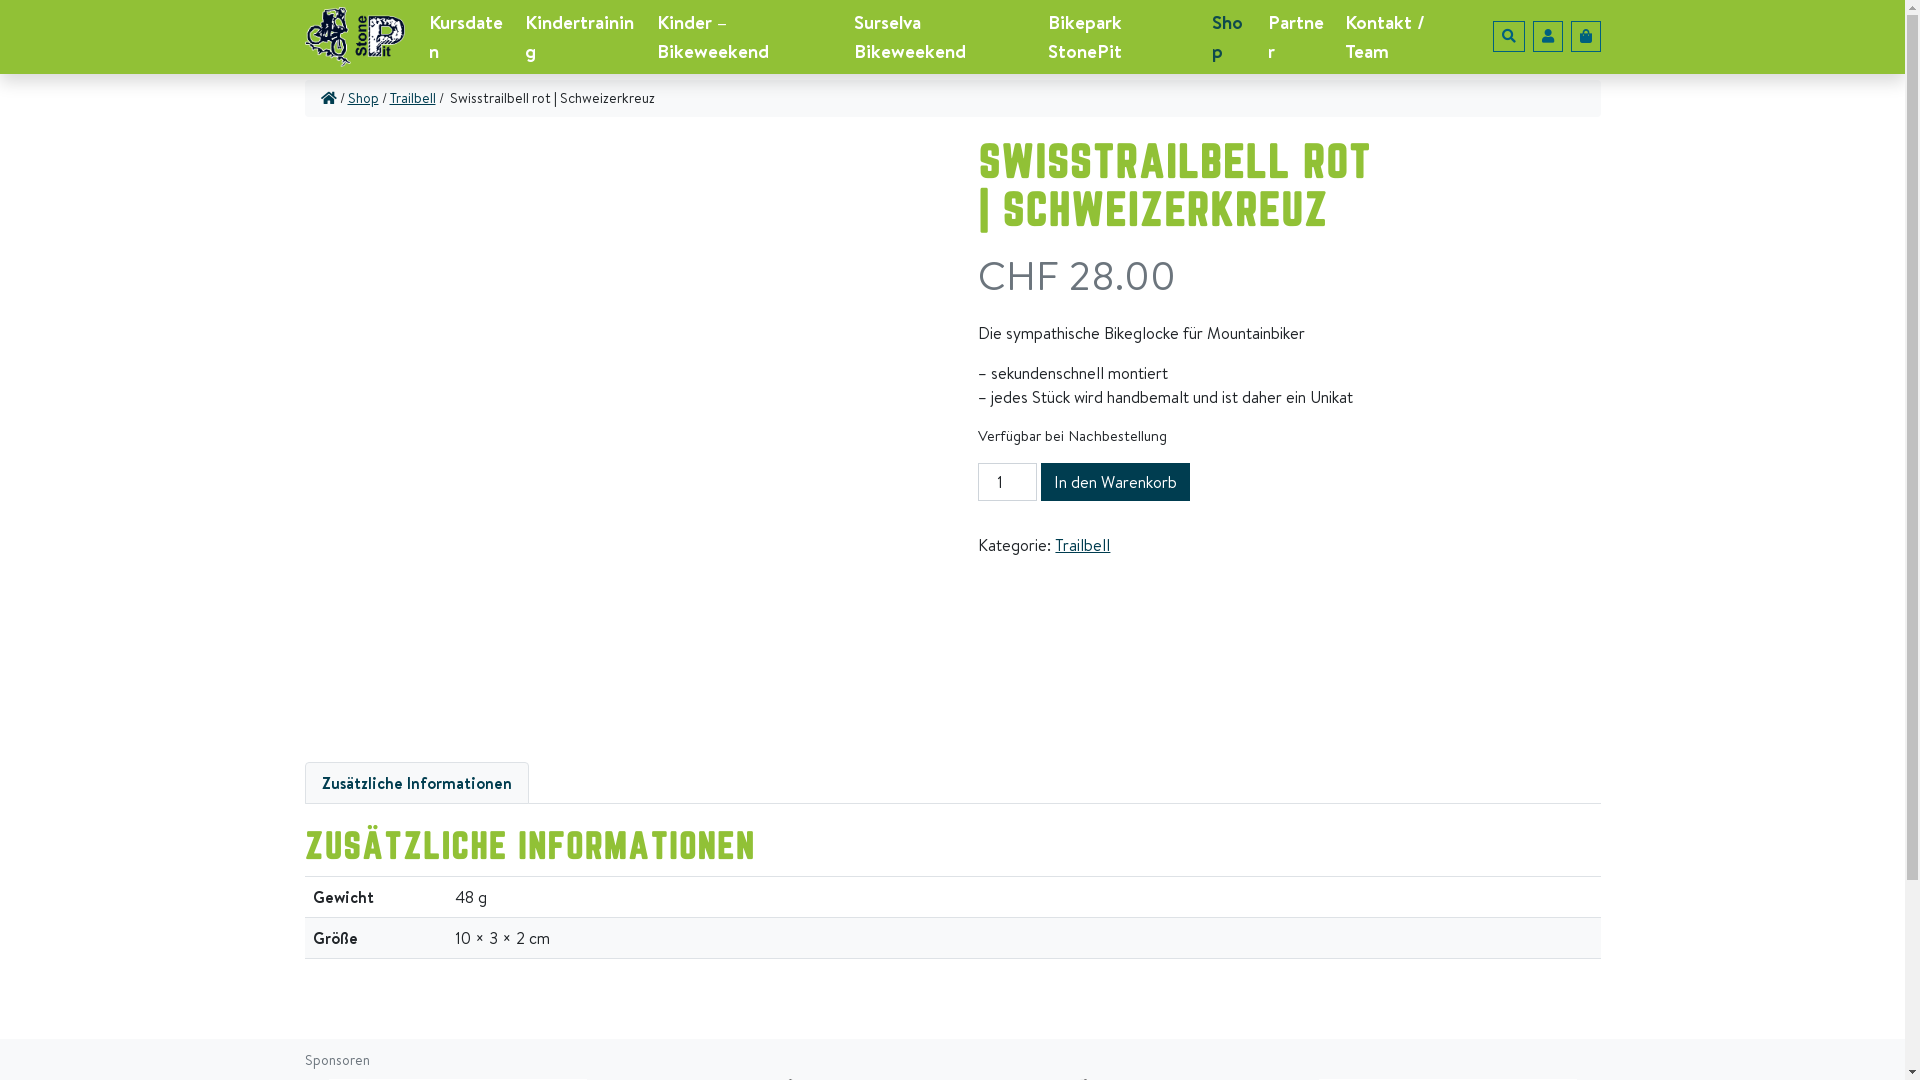 The width and height of the screenshot is (1920, 1080). What do you see at coordinates (941, 37) in the screenshot?
I see `'Surselva Bikeweekend'` at bounding box center [941, 37].